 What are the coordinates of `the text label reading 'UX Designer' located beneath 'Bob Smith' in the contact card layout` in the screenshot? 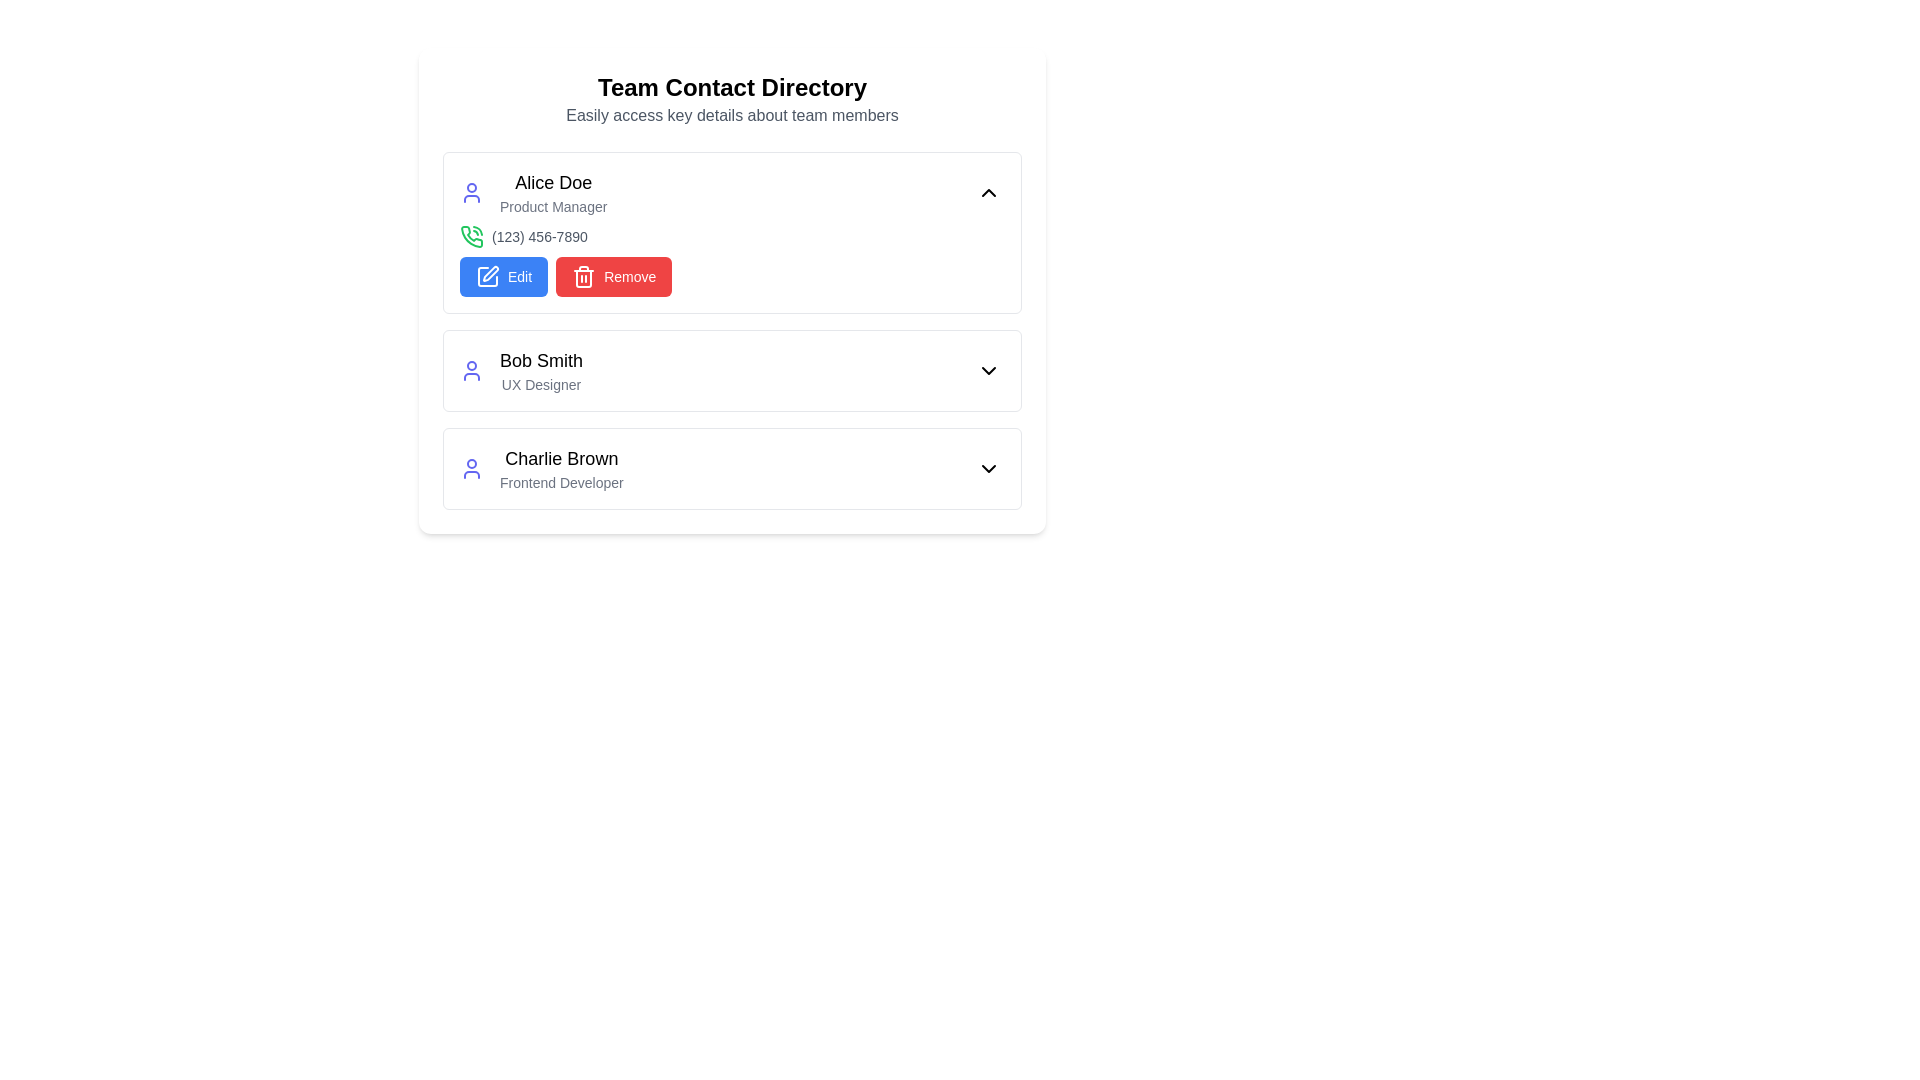 It's located at (541, 385).